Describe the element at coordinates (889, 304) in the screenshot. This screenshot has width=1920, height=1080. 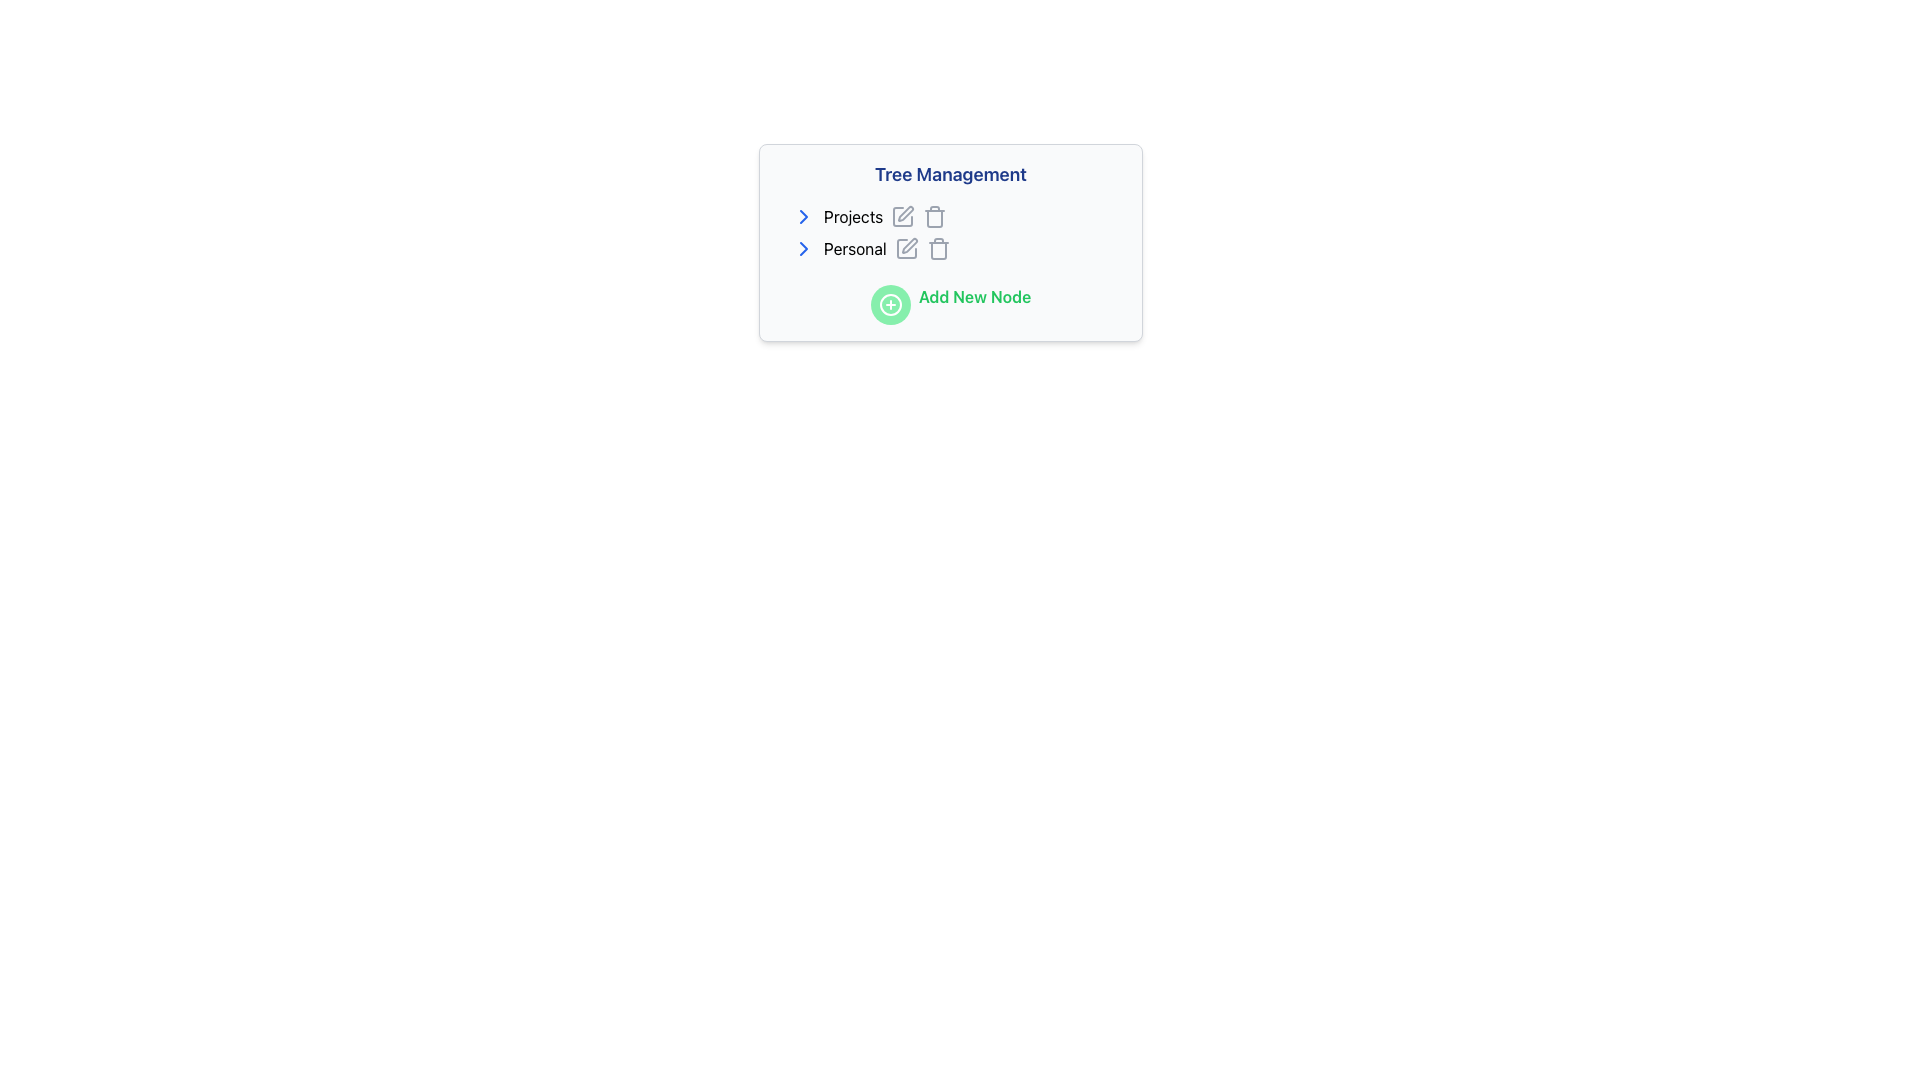
I see `the green circular button located below the 'Tree Management' section` at that location.